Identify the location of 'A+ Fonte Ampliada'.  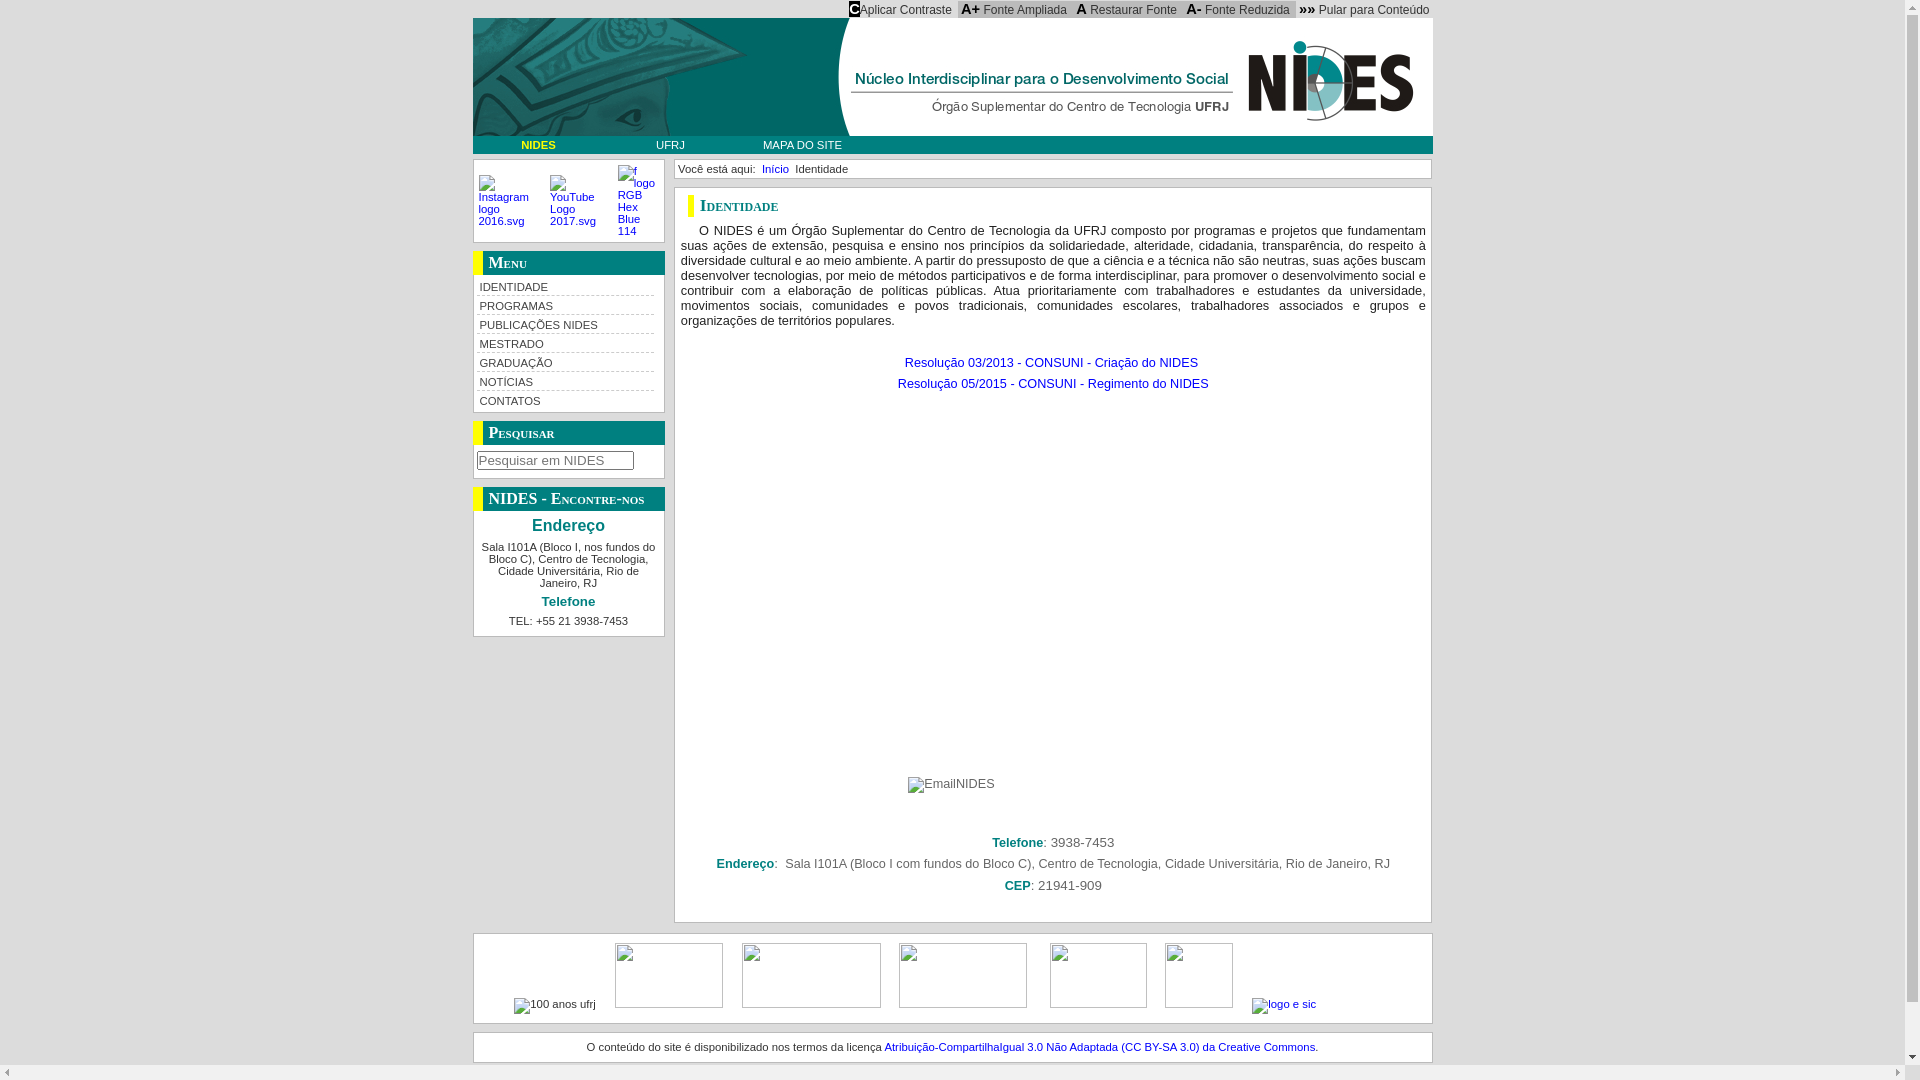
(1013, 8).